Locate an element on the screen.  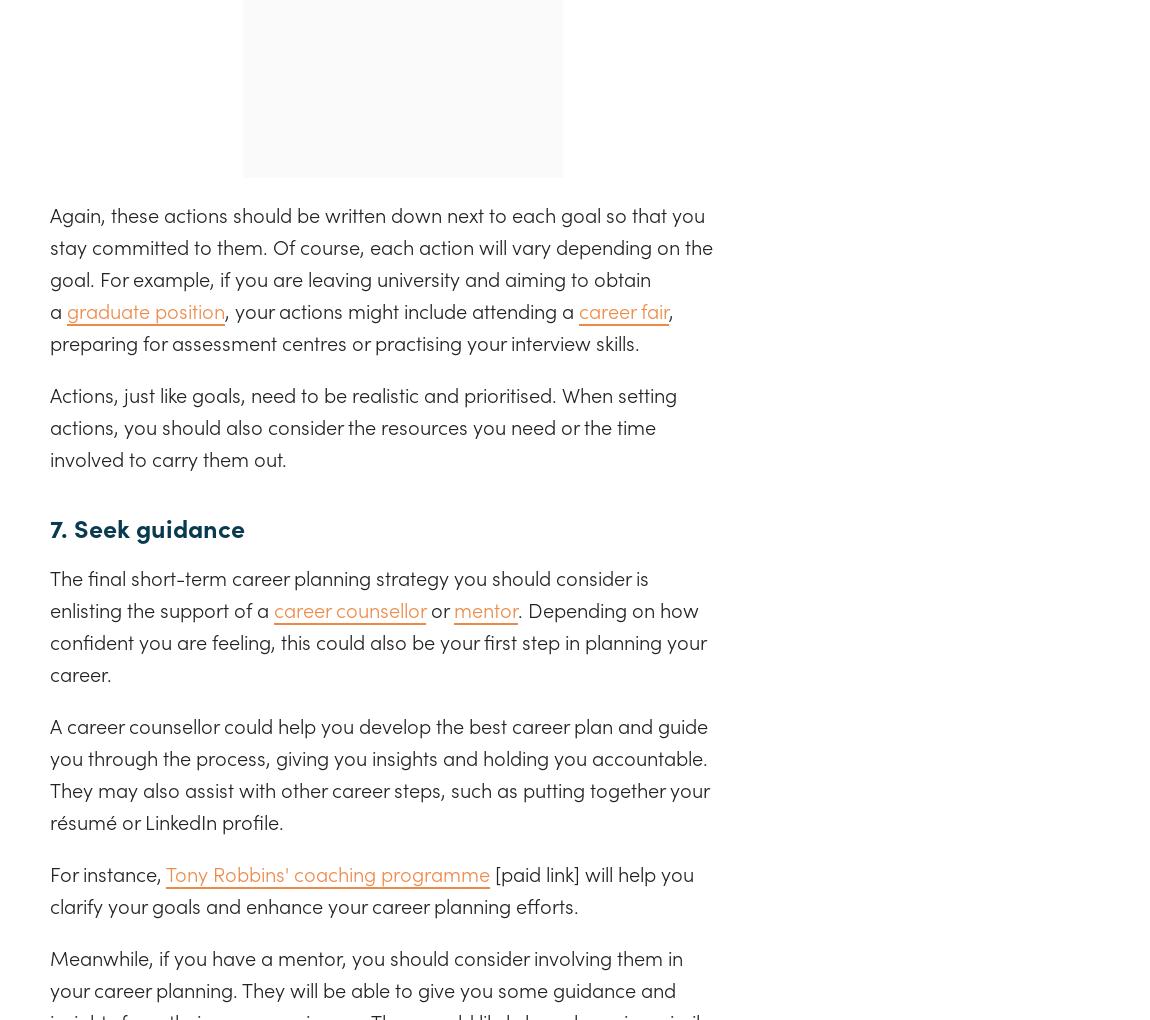
'A career counsellor could help you develop the best career plan and guide you through the process, giving you insights and holding you accountable. They may also assist with other career steps, such as putting together your résumé or LinkedIn profile.' is located at coordinates (379, 771).